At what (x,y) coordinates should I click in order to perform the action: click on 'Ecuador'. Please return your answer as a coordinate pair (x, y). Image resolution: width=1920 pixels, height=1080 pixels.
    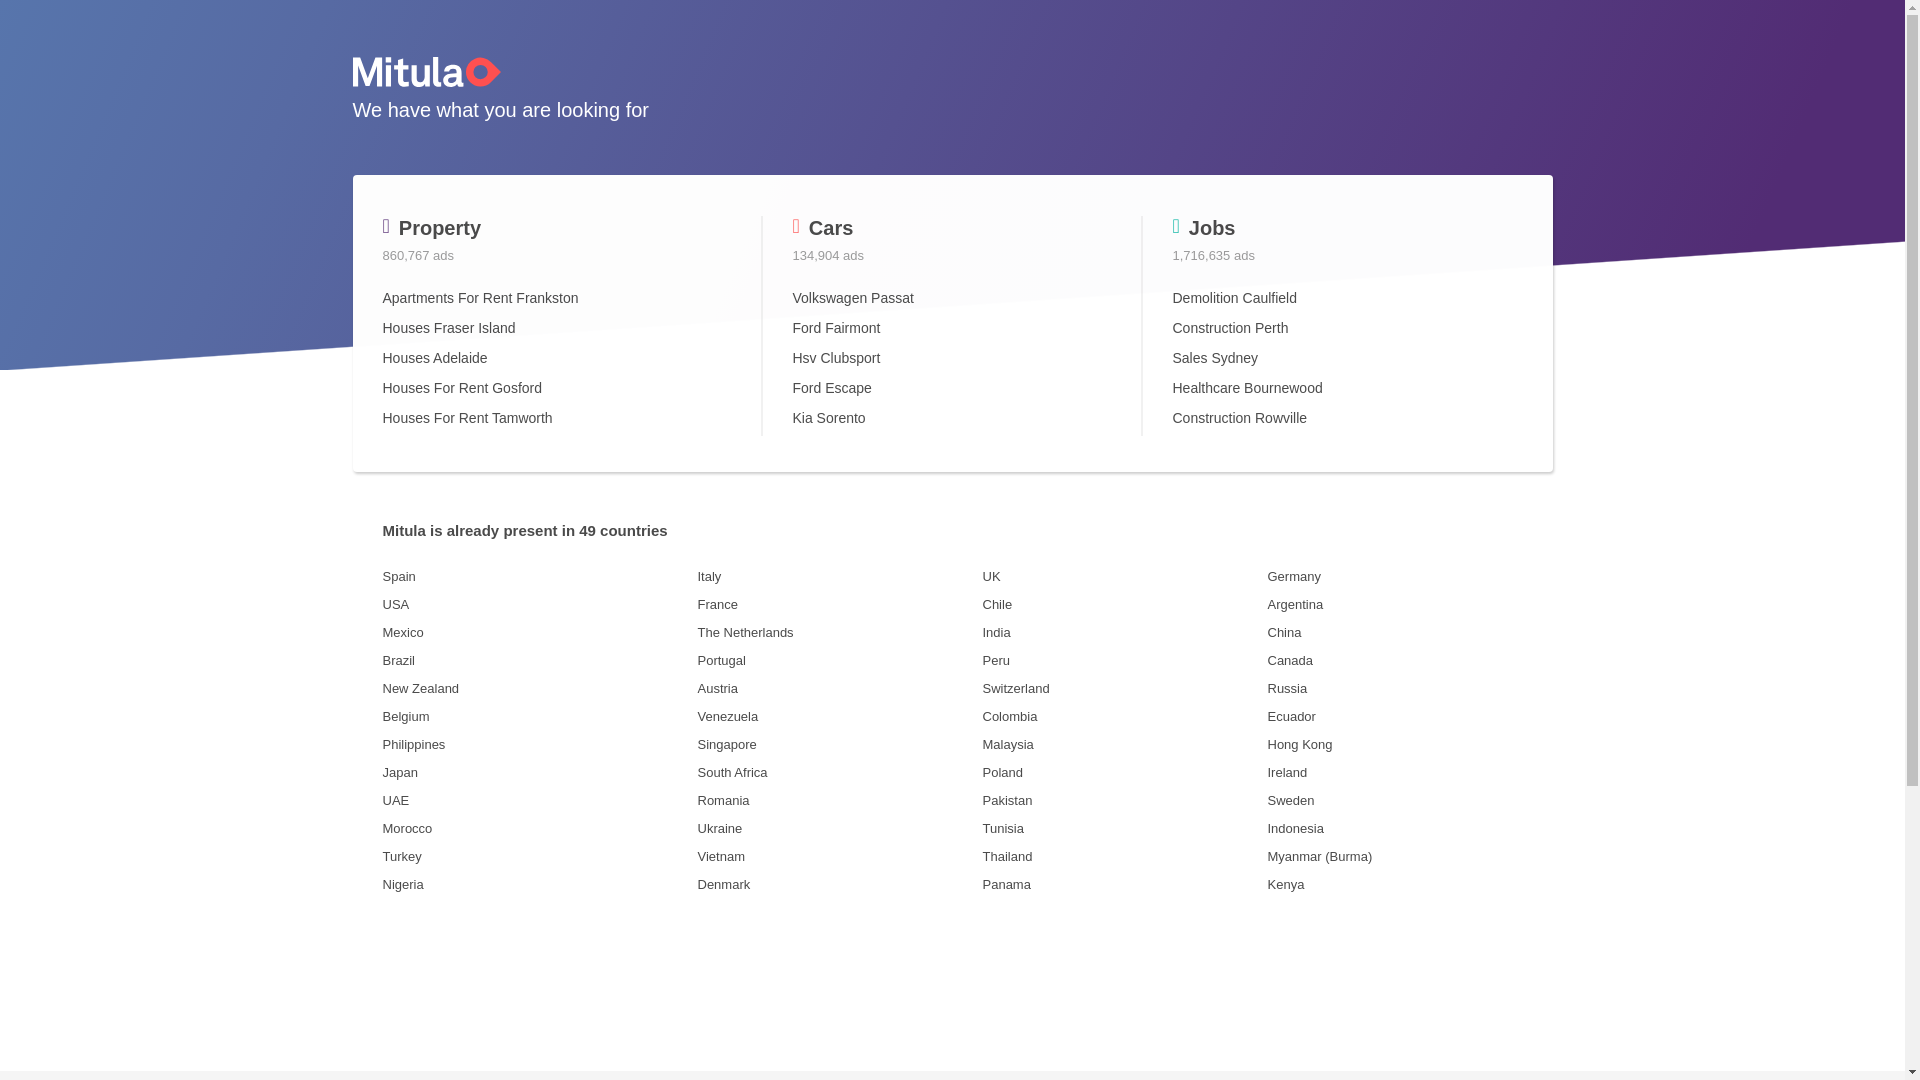
    Looking at the image, I should click on (1394, 716).